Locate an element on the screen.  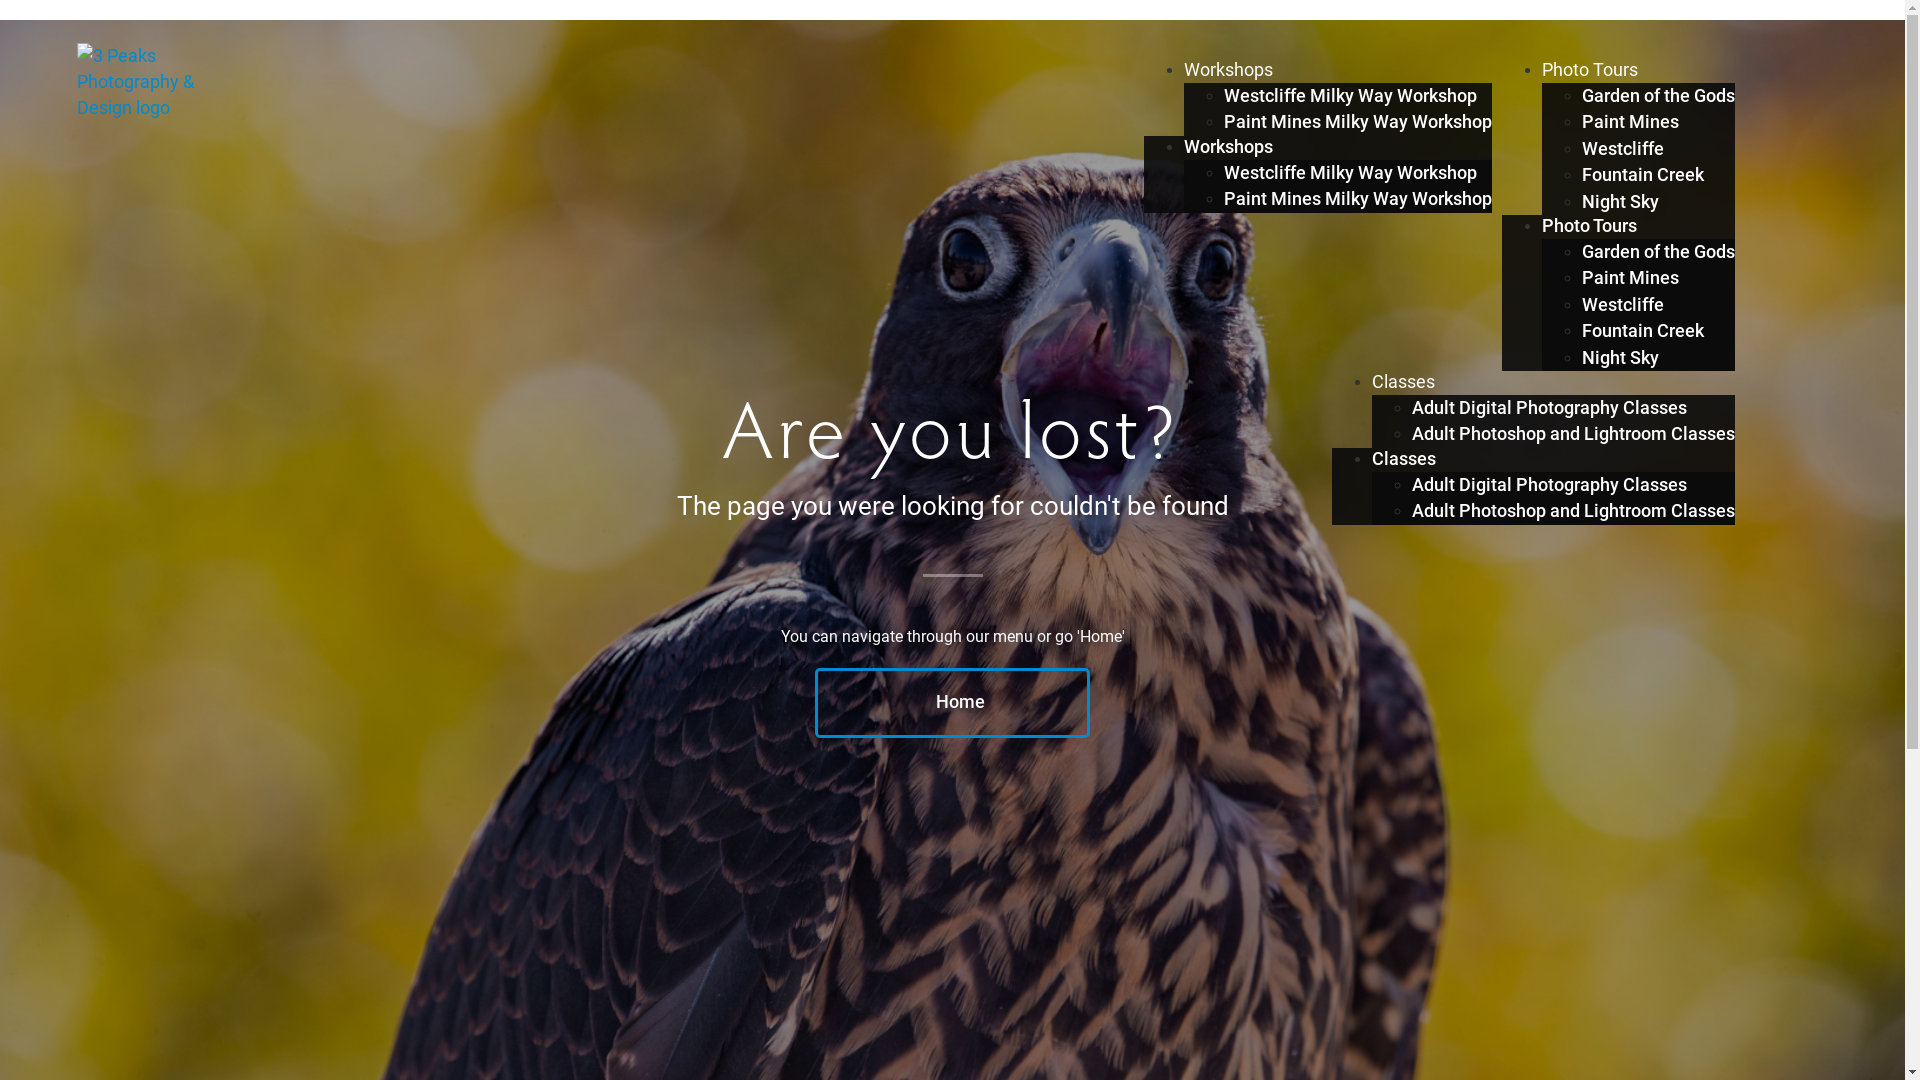
'Classes' is located at coordinates (1402, 381).